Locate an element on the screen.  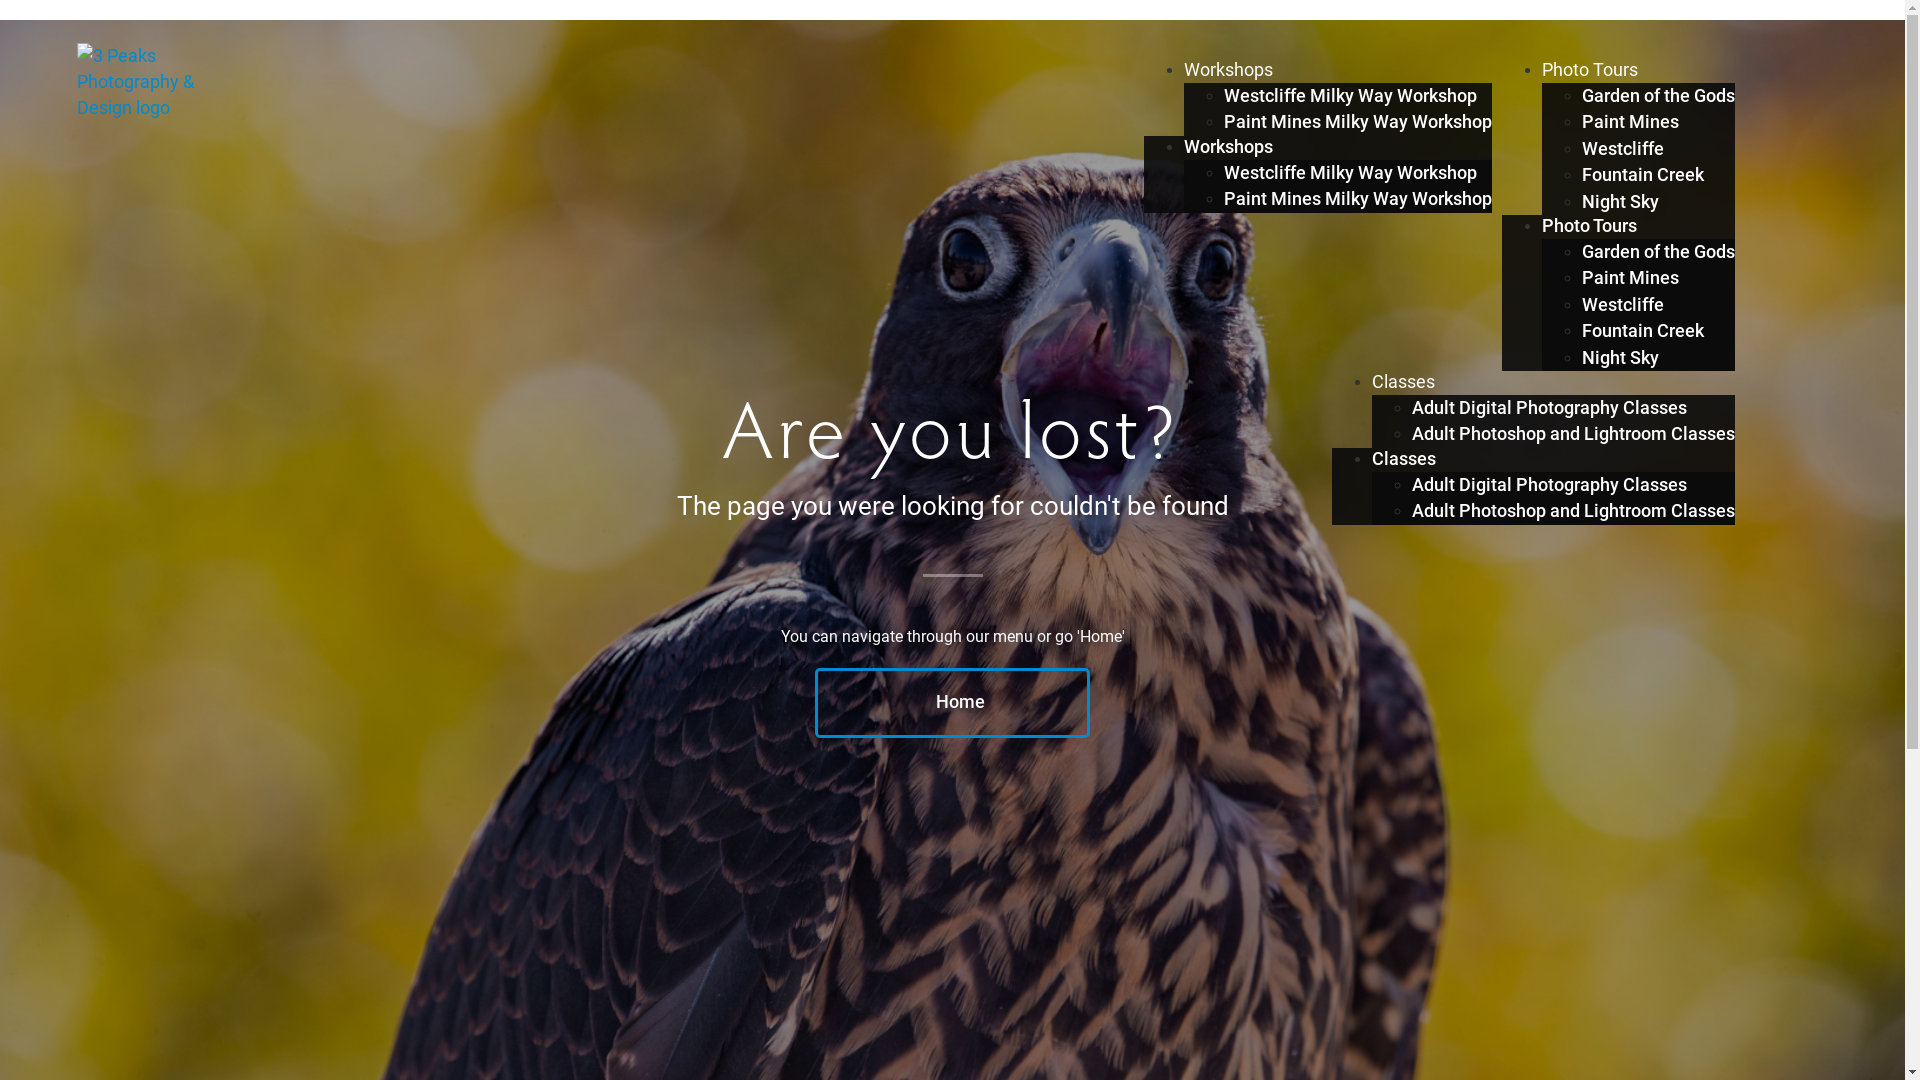
'Classes' is located at coordinates (1402, 381).